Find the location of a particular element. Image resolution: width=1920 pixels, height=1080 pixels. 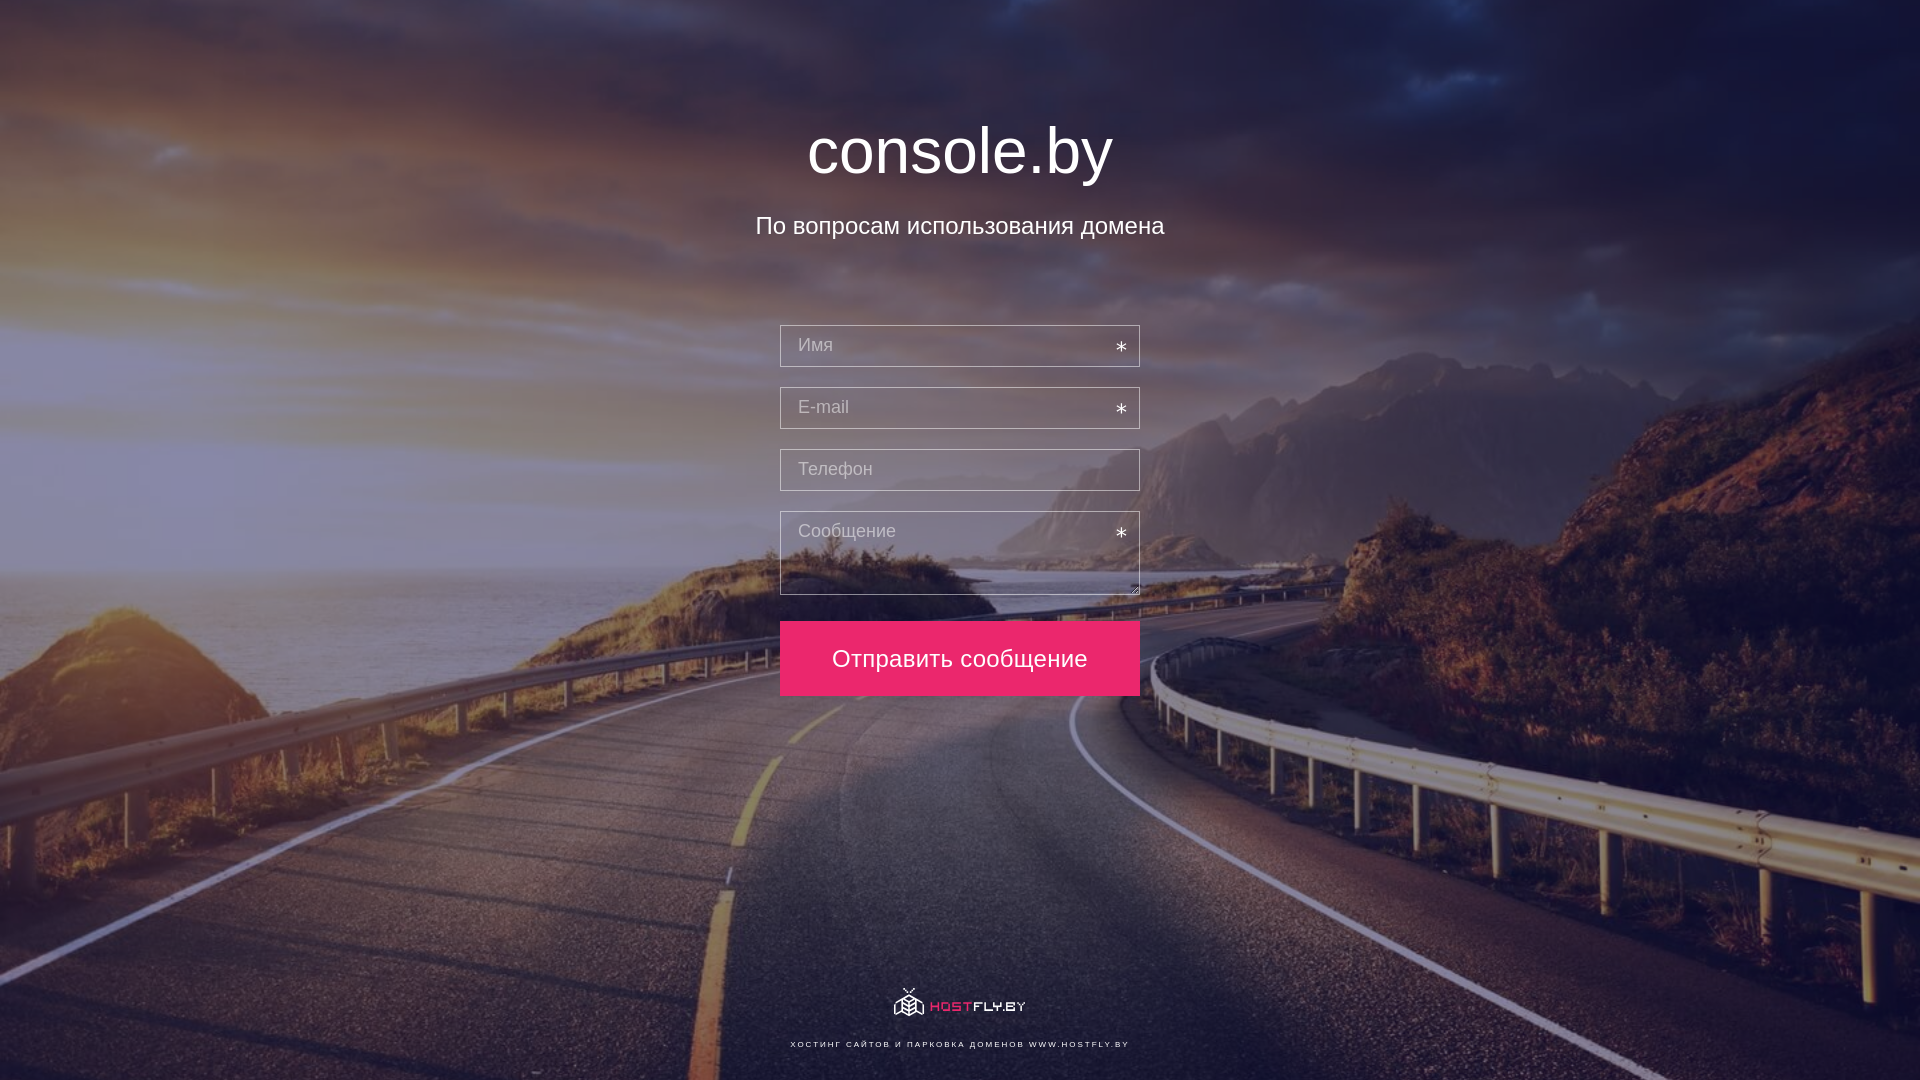

'WWW.HOSTFLY.BY' is located at coordinates (1078, 1043).